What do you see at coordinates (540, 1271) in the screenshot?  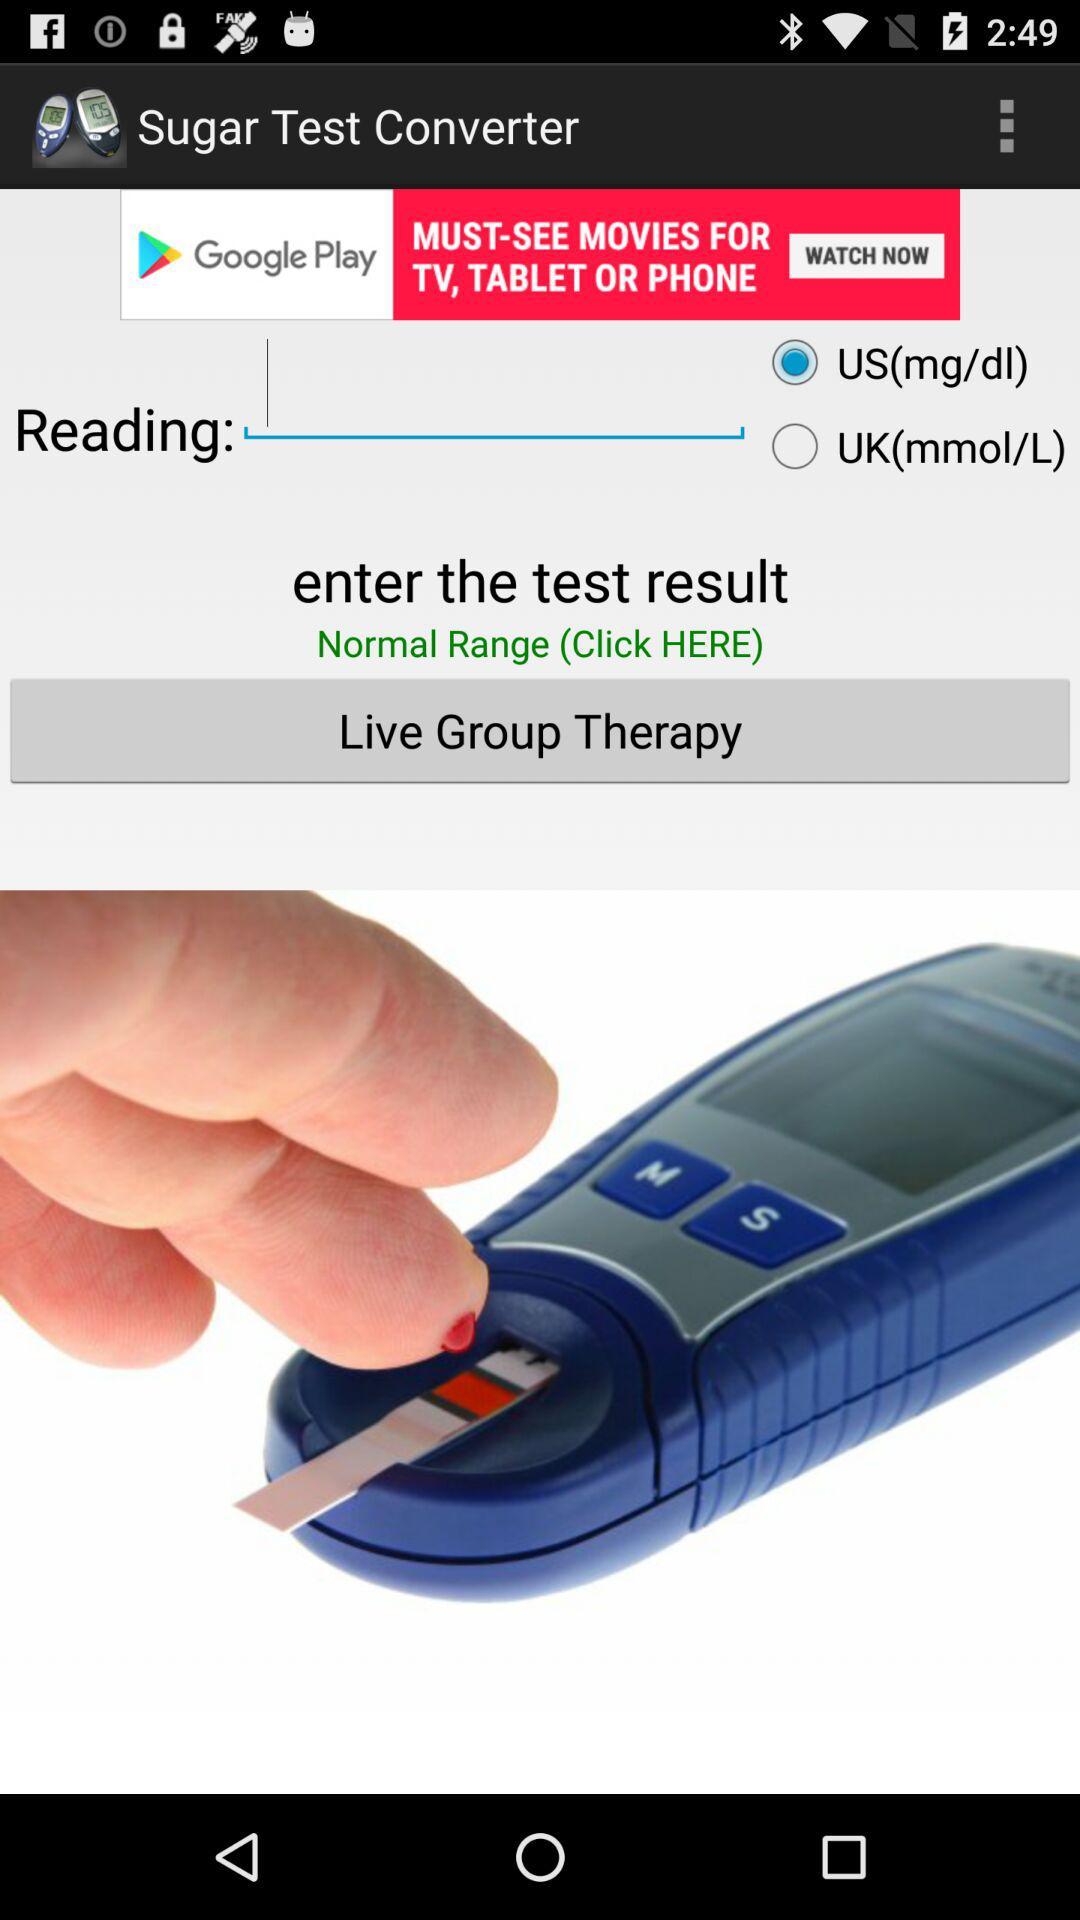 I see `advertisement` at bounding box center [540, 1271].